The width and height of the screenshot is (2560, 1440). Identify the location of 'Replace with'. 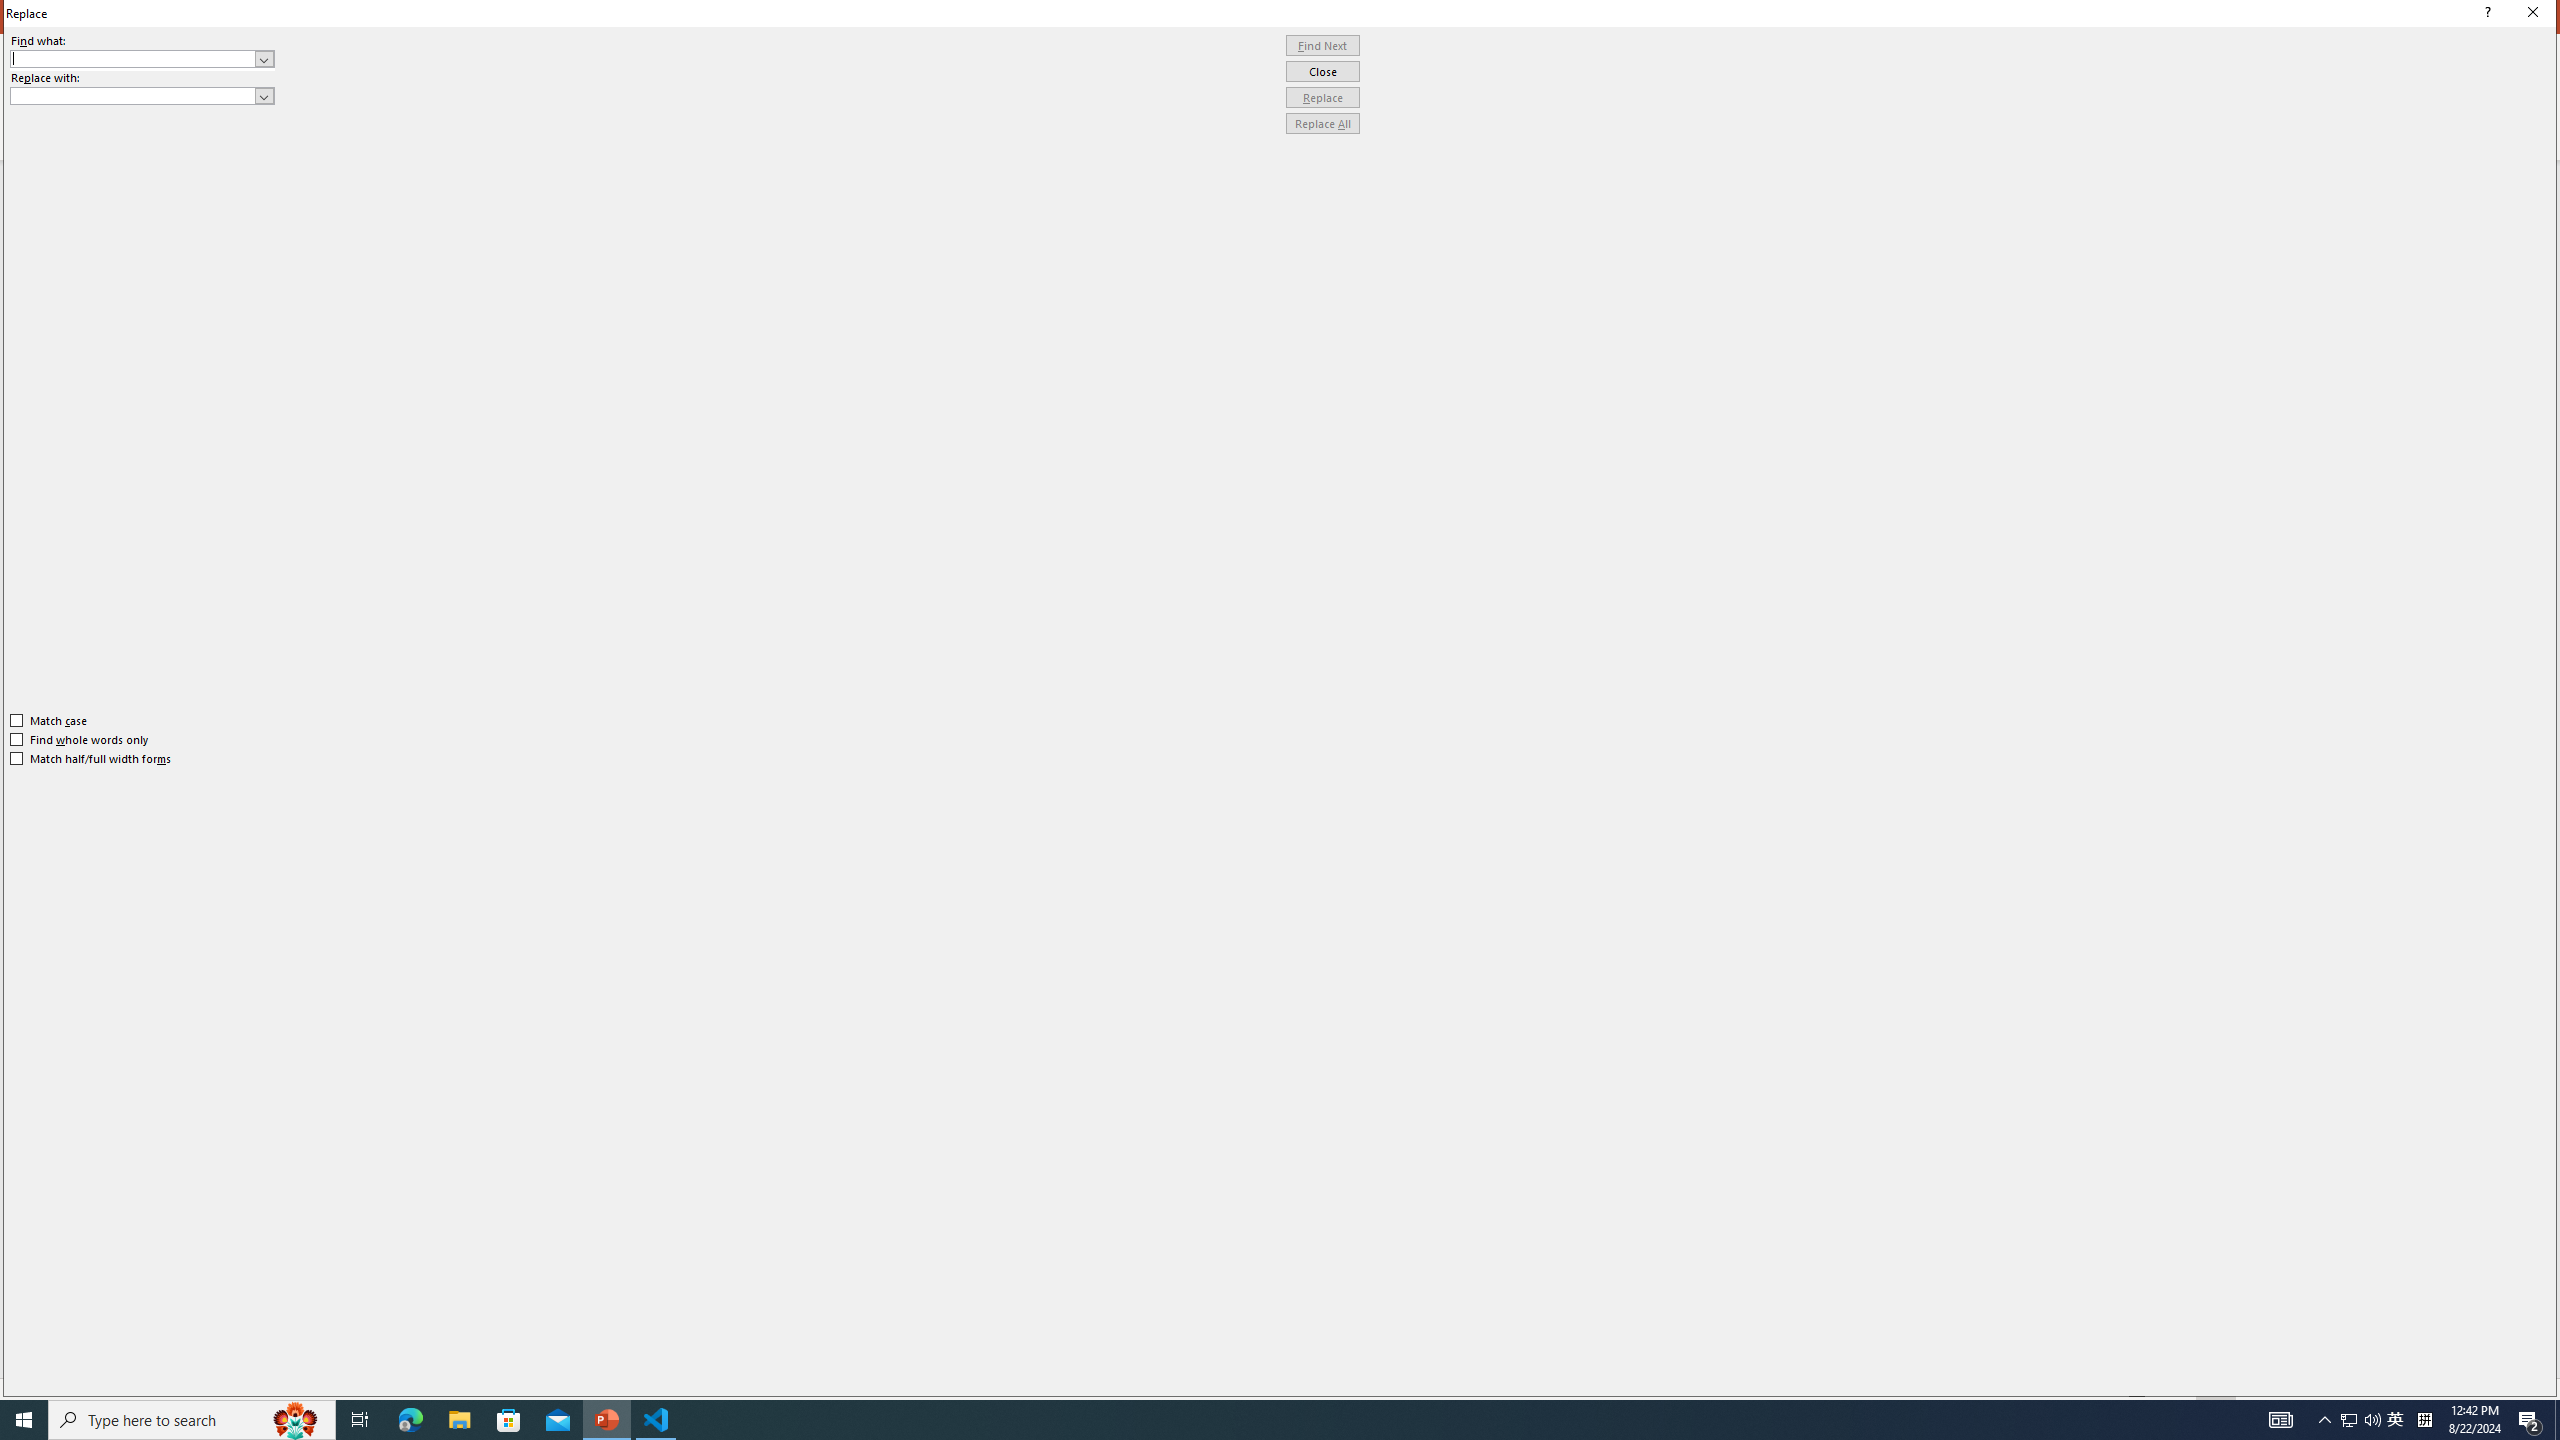
(133, 95).